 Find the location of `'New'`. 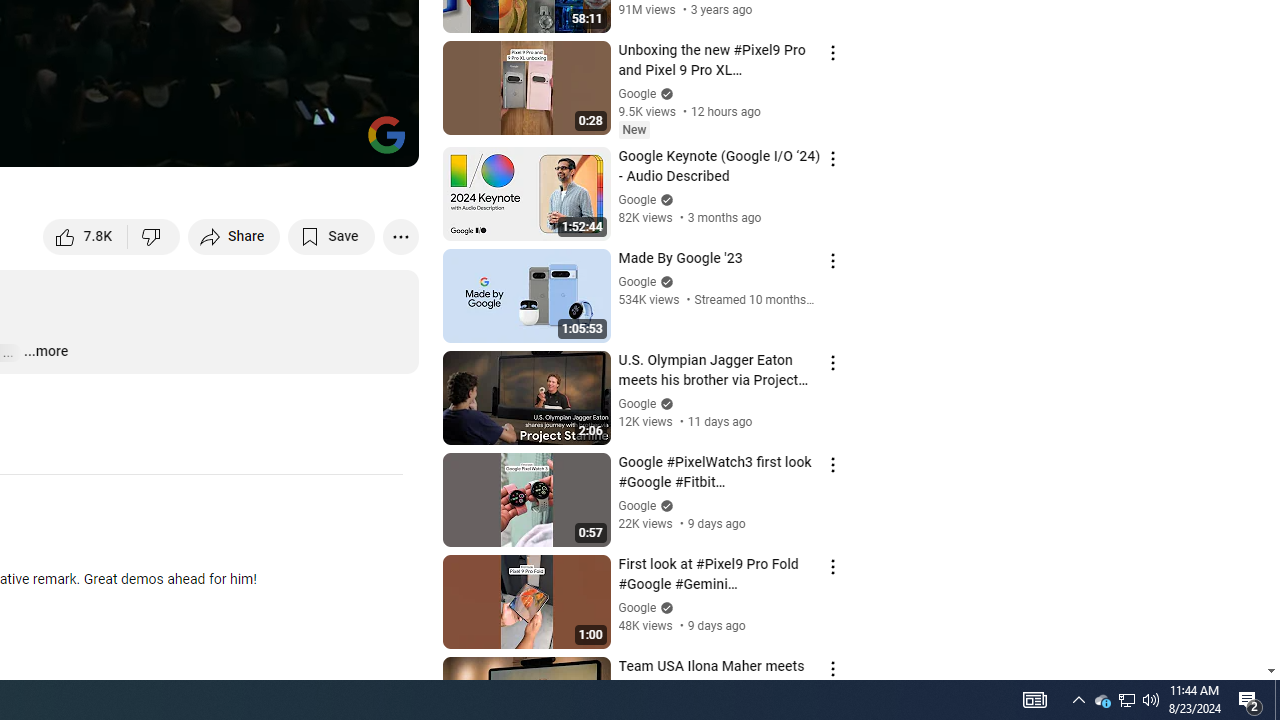

'New' is located at coordinates (633, 129).